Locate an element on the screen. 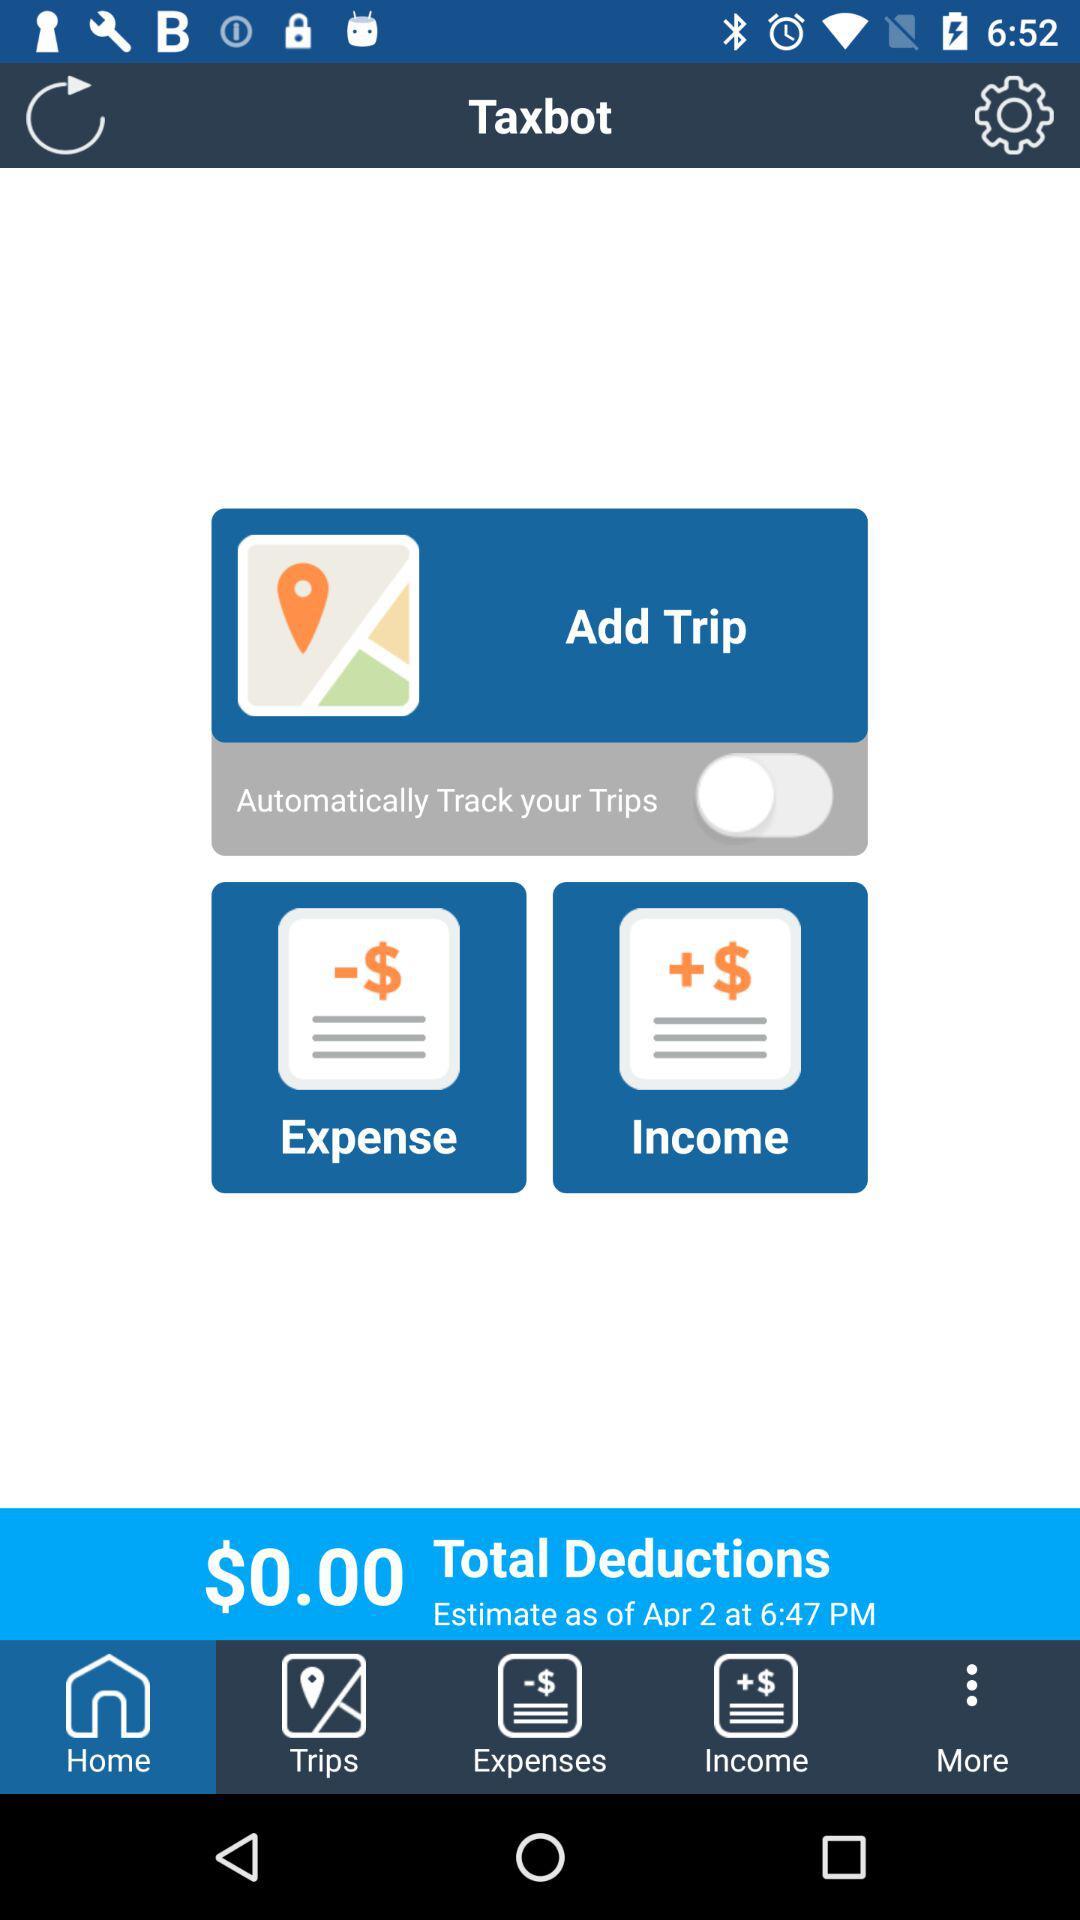  the app to the right of the automatically track your item is located at coordinates (763, 798).